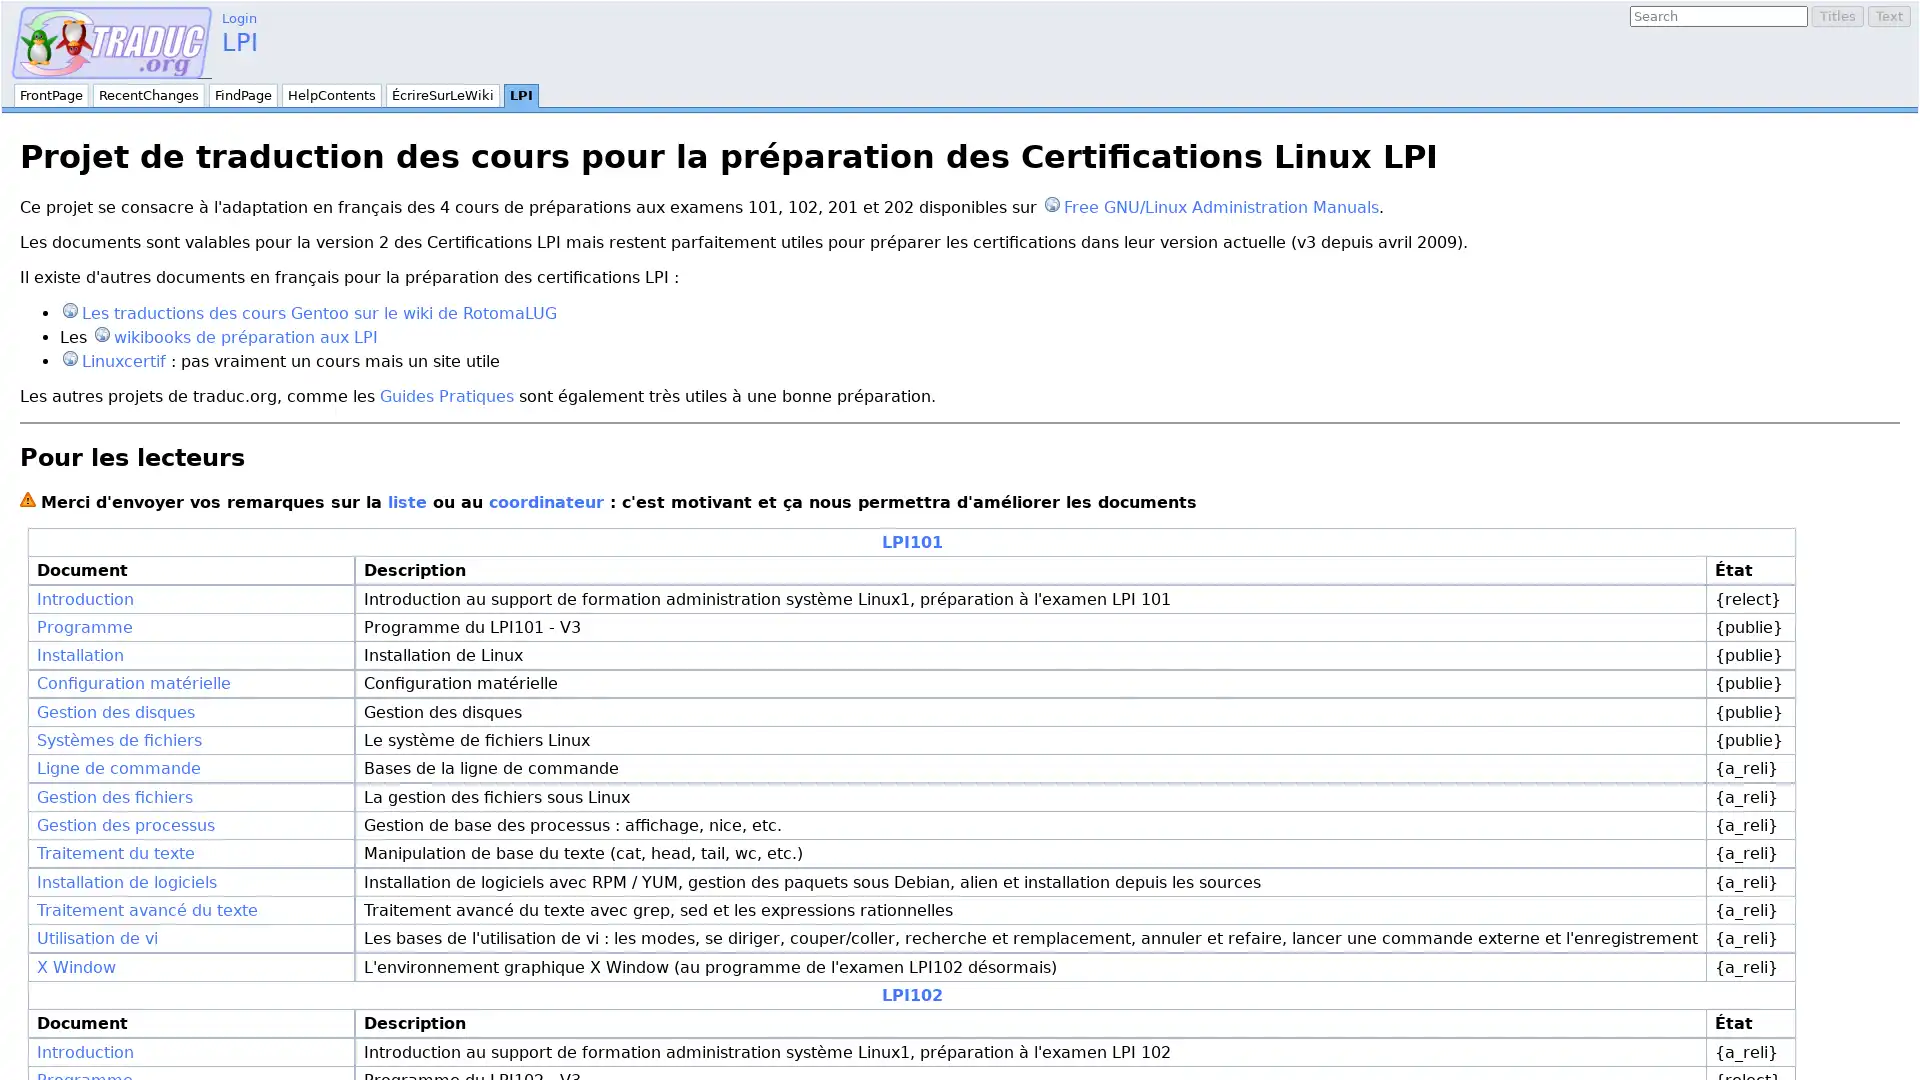  I want to click on Text, so click(1888, 16).